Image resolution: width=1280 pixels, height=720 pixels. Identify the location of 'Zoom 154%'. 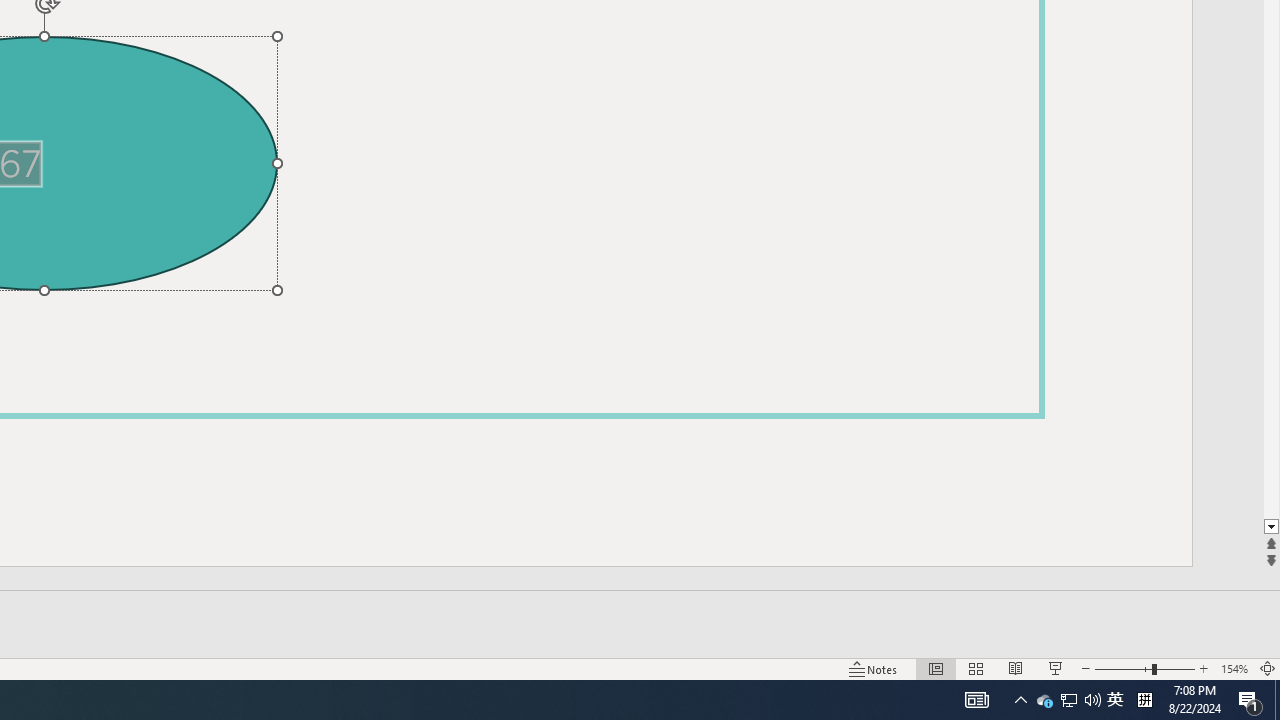
(1233, 669).